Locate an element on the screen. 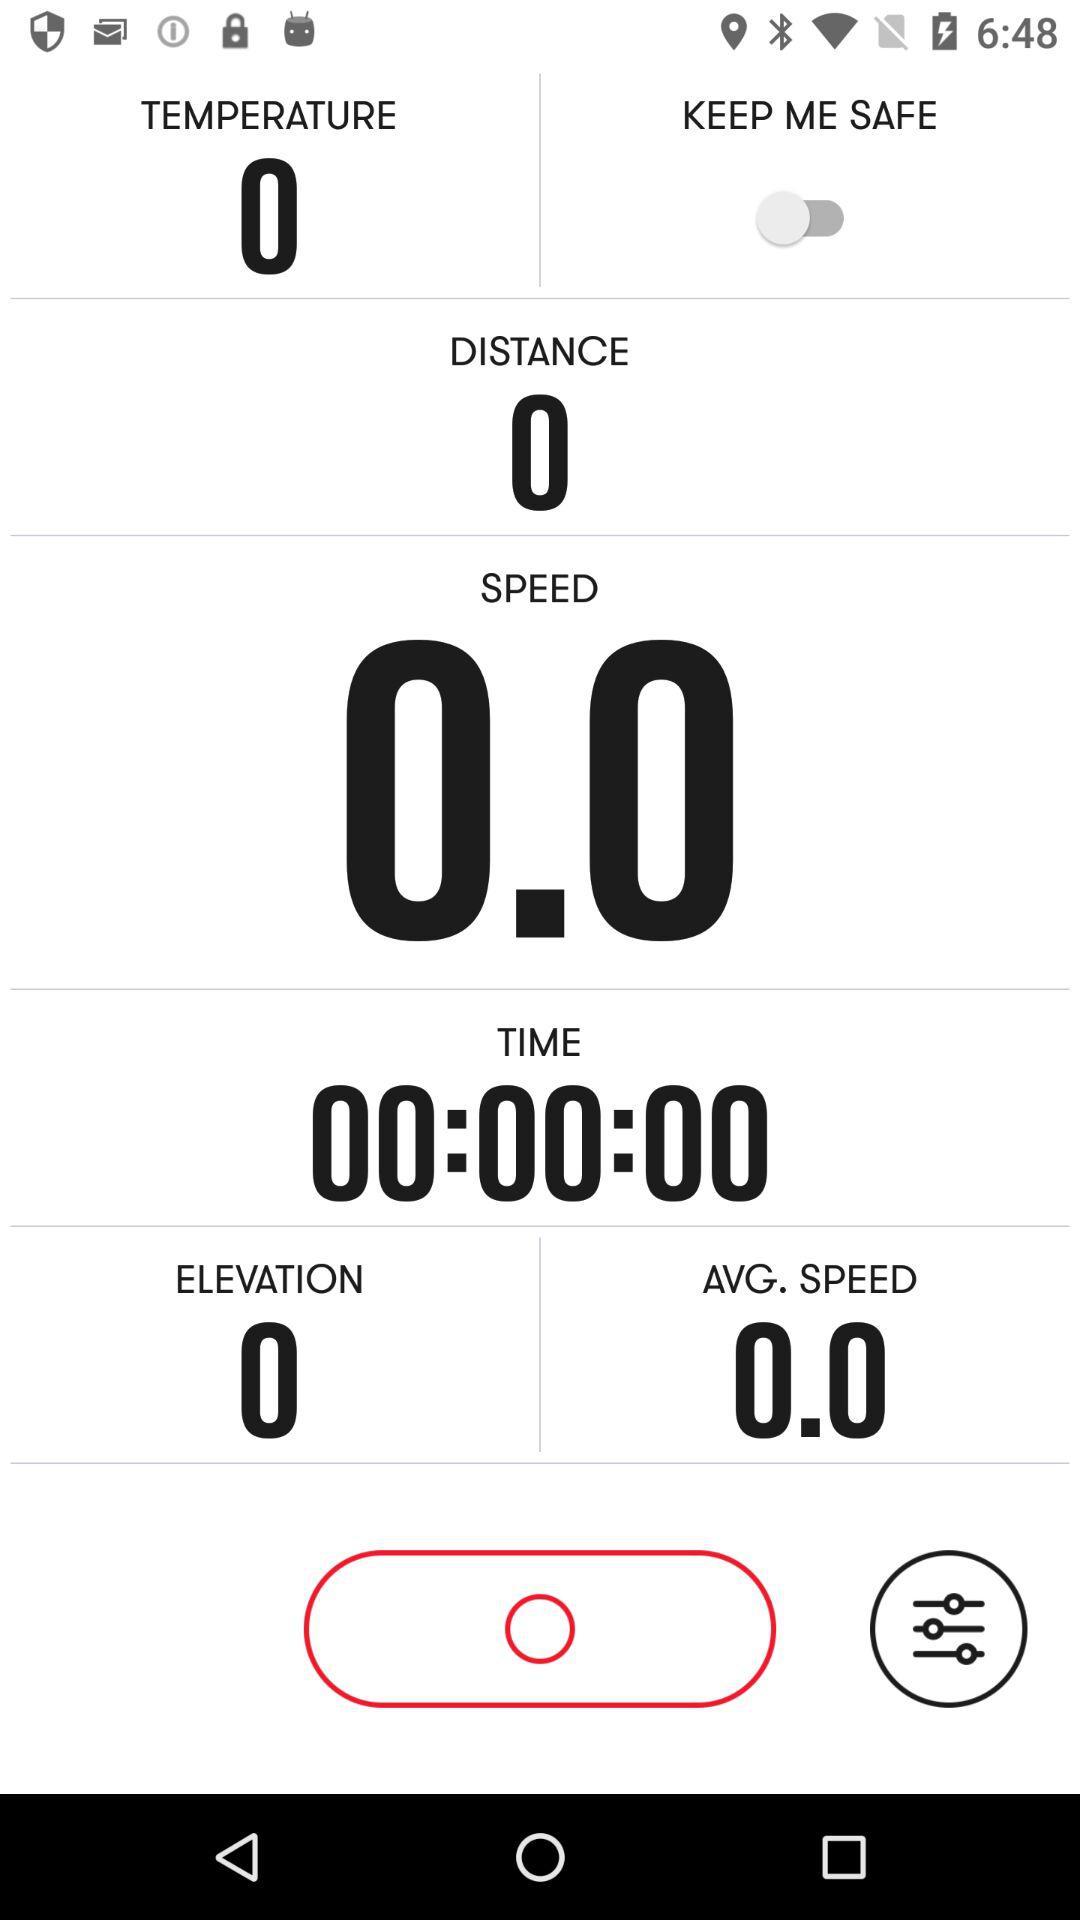 The width and height of the screenshot is (1080, 1920). app settings is located at coordinates (947, 1628).